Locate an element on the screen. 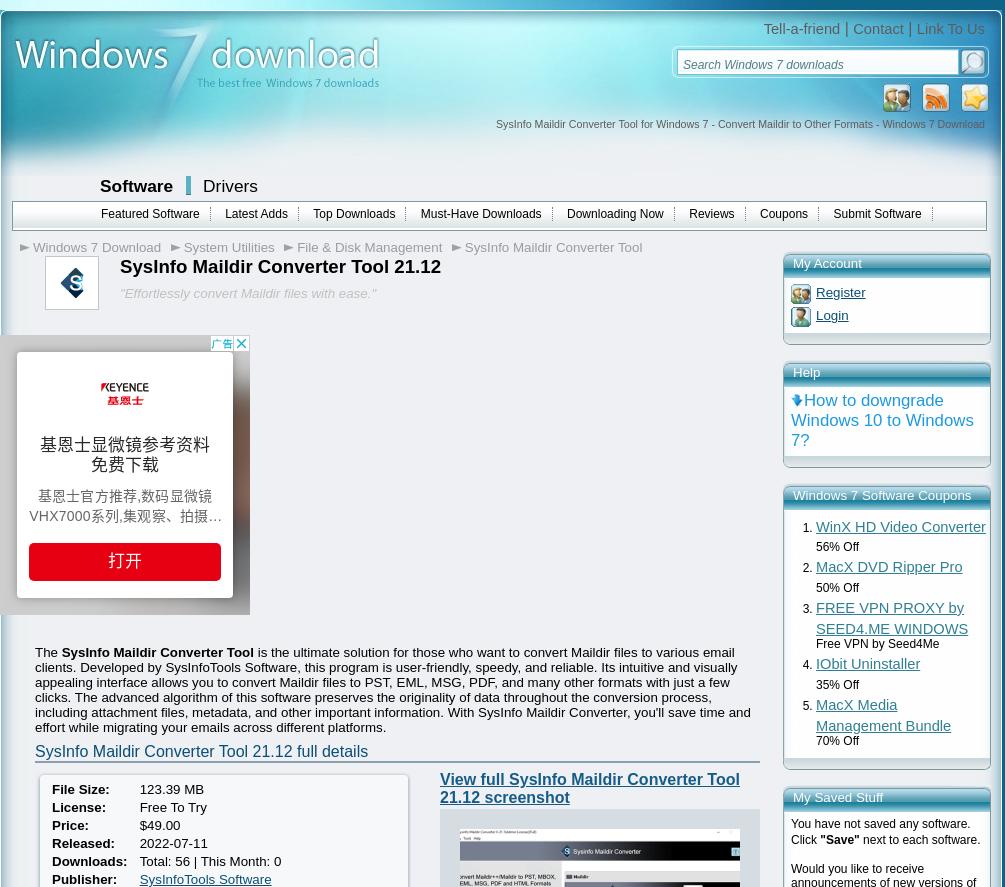  'Downloading Now' is located at coordinates (613, 214).